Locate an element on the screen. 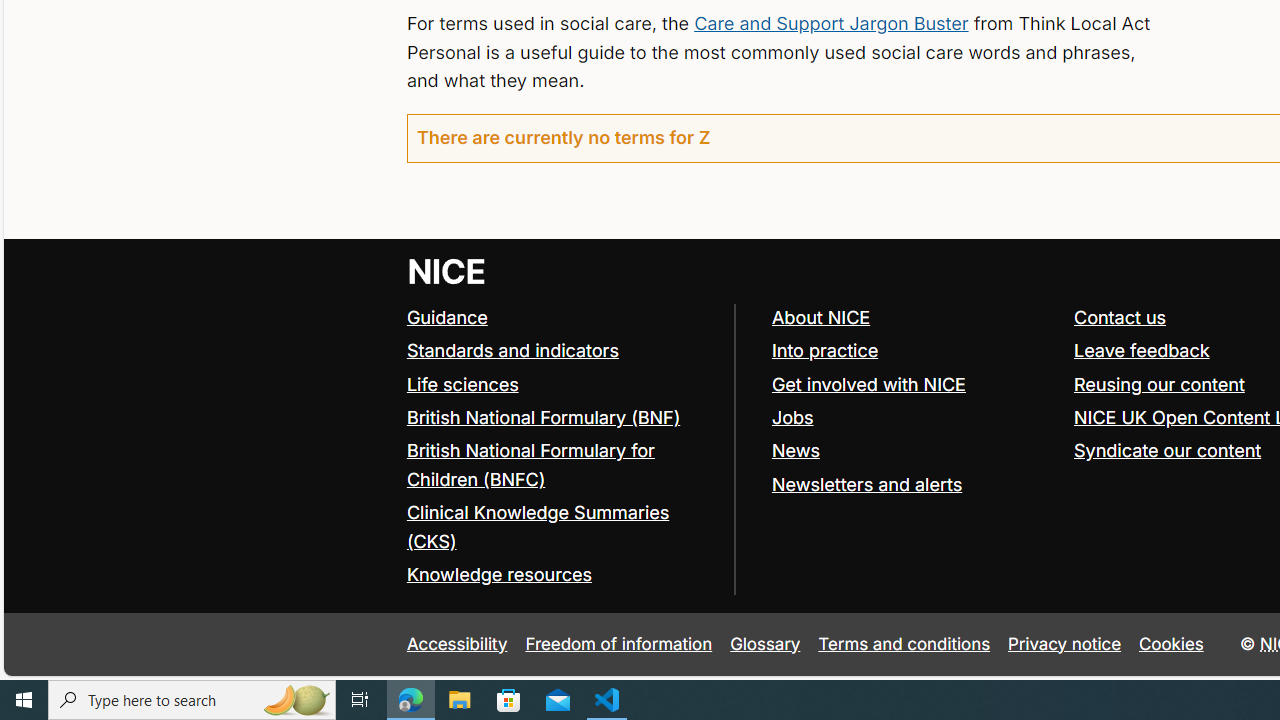  'Glossary' is located at coordinates (764, 644).